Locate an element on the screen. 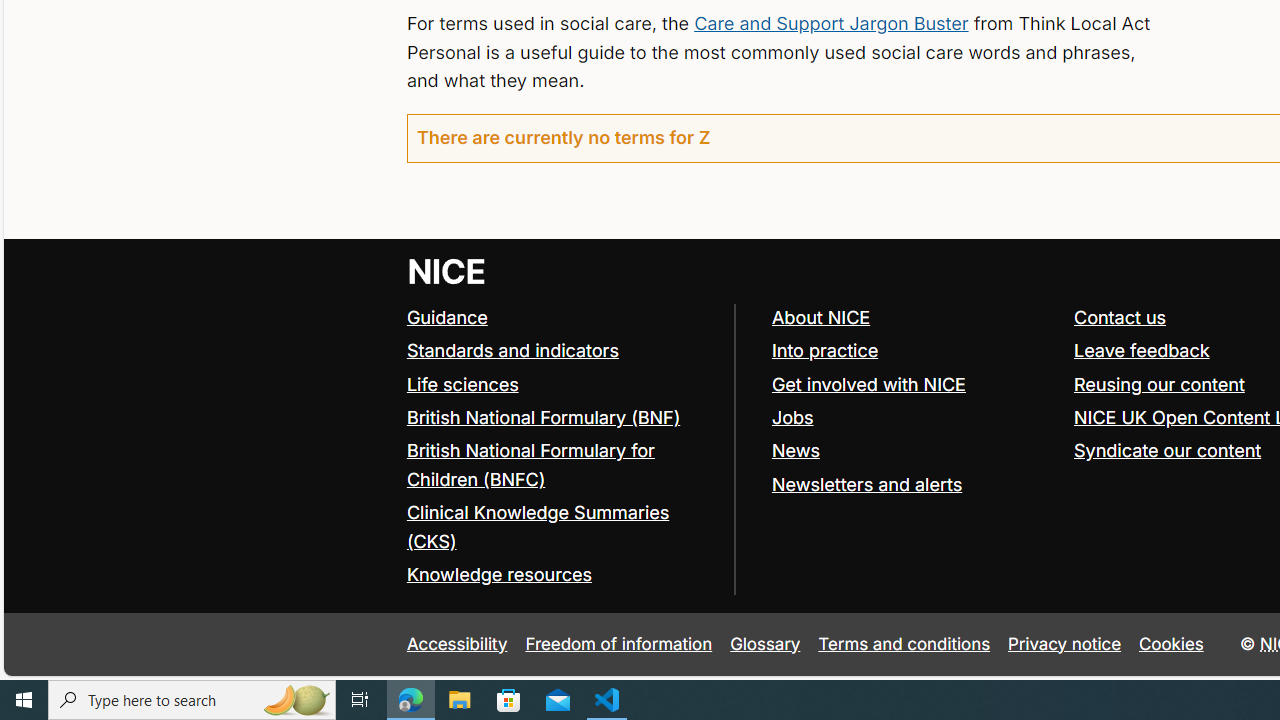  'Glossary' is located at coordinates (764, 644).